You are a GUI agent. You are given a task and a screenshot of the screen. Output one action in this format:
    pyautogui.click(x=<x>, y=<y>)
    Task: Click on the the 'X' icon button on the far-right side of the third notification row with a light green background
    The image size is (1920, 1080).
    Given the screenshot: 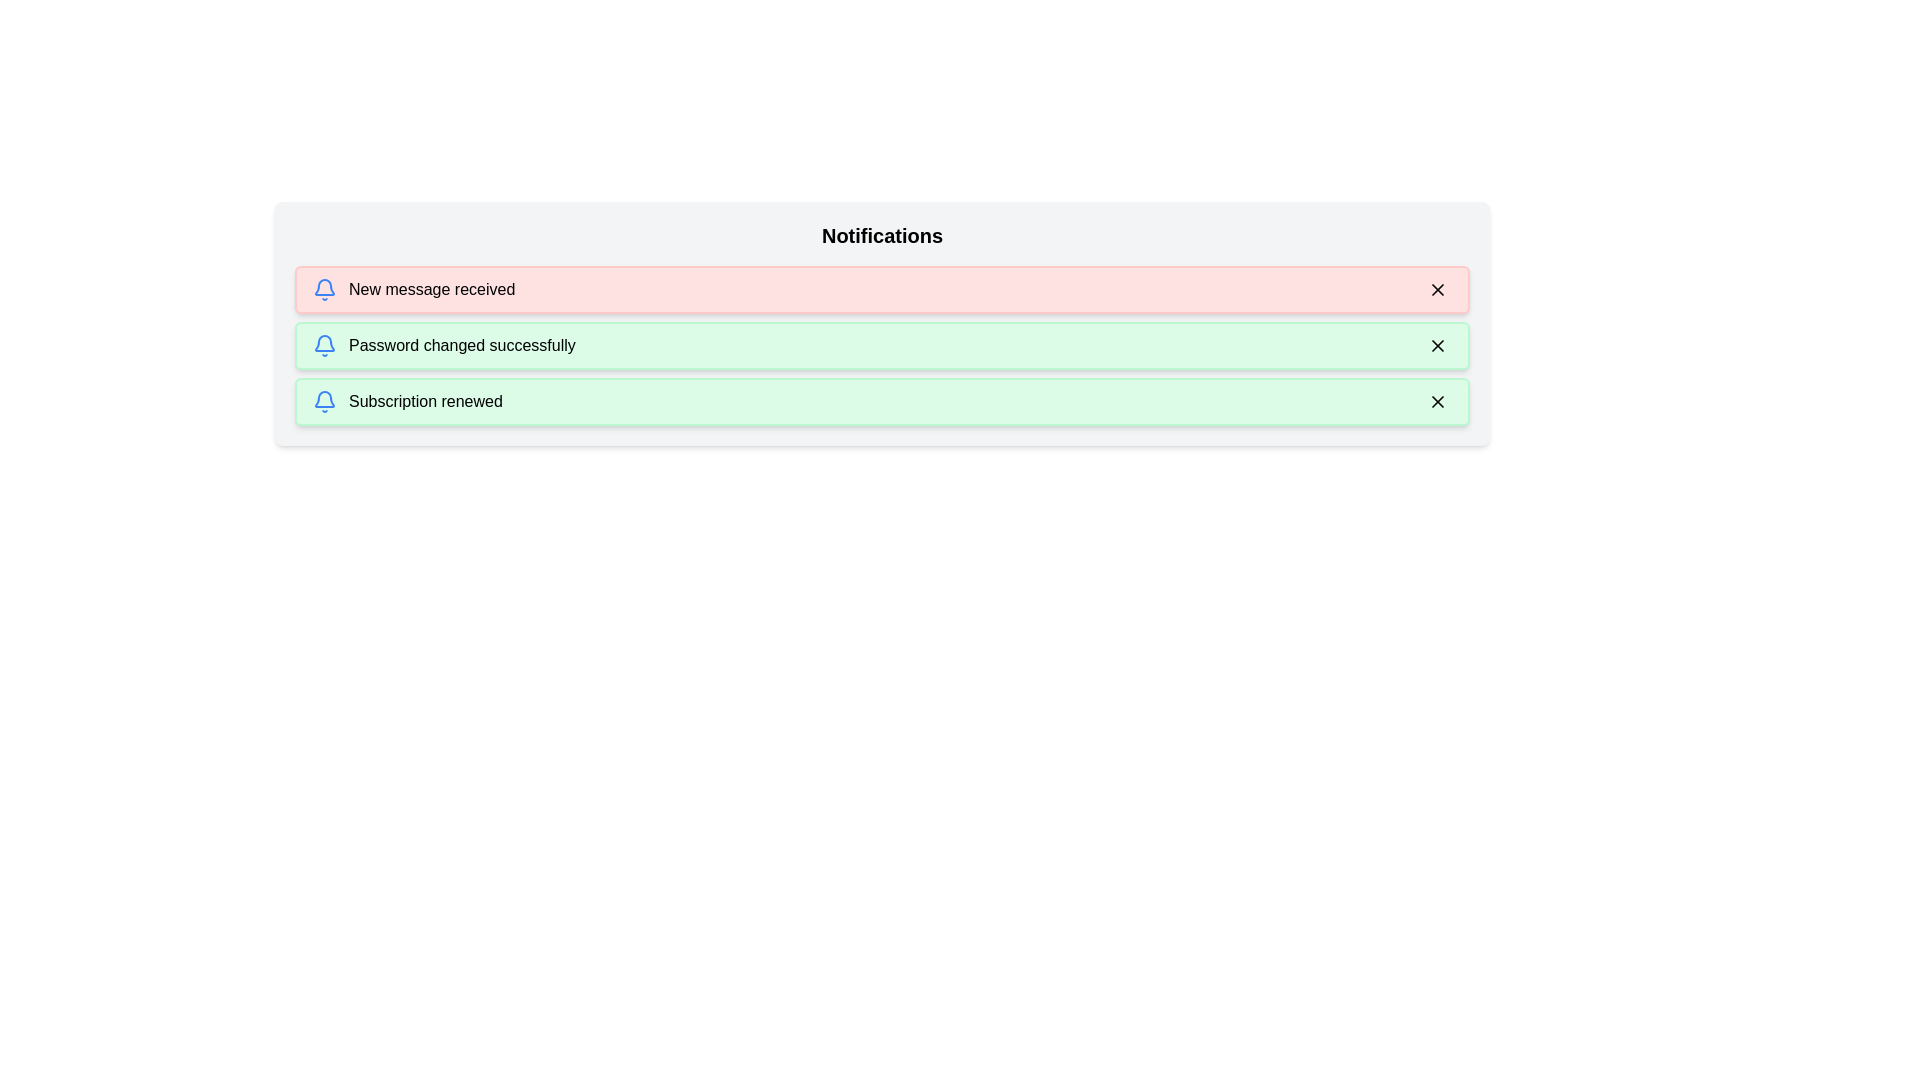 What is the action you would take?
    pyautogui.click(x=1437, y=401)
    